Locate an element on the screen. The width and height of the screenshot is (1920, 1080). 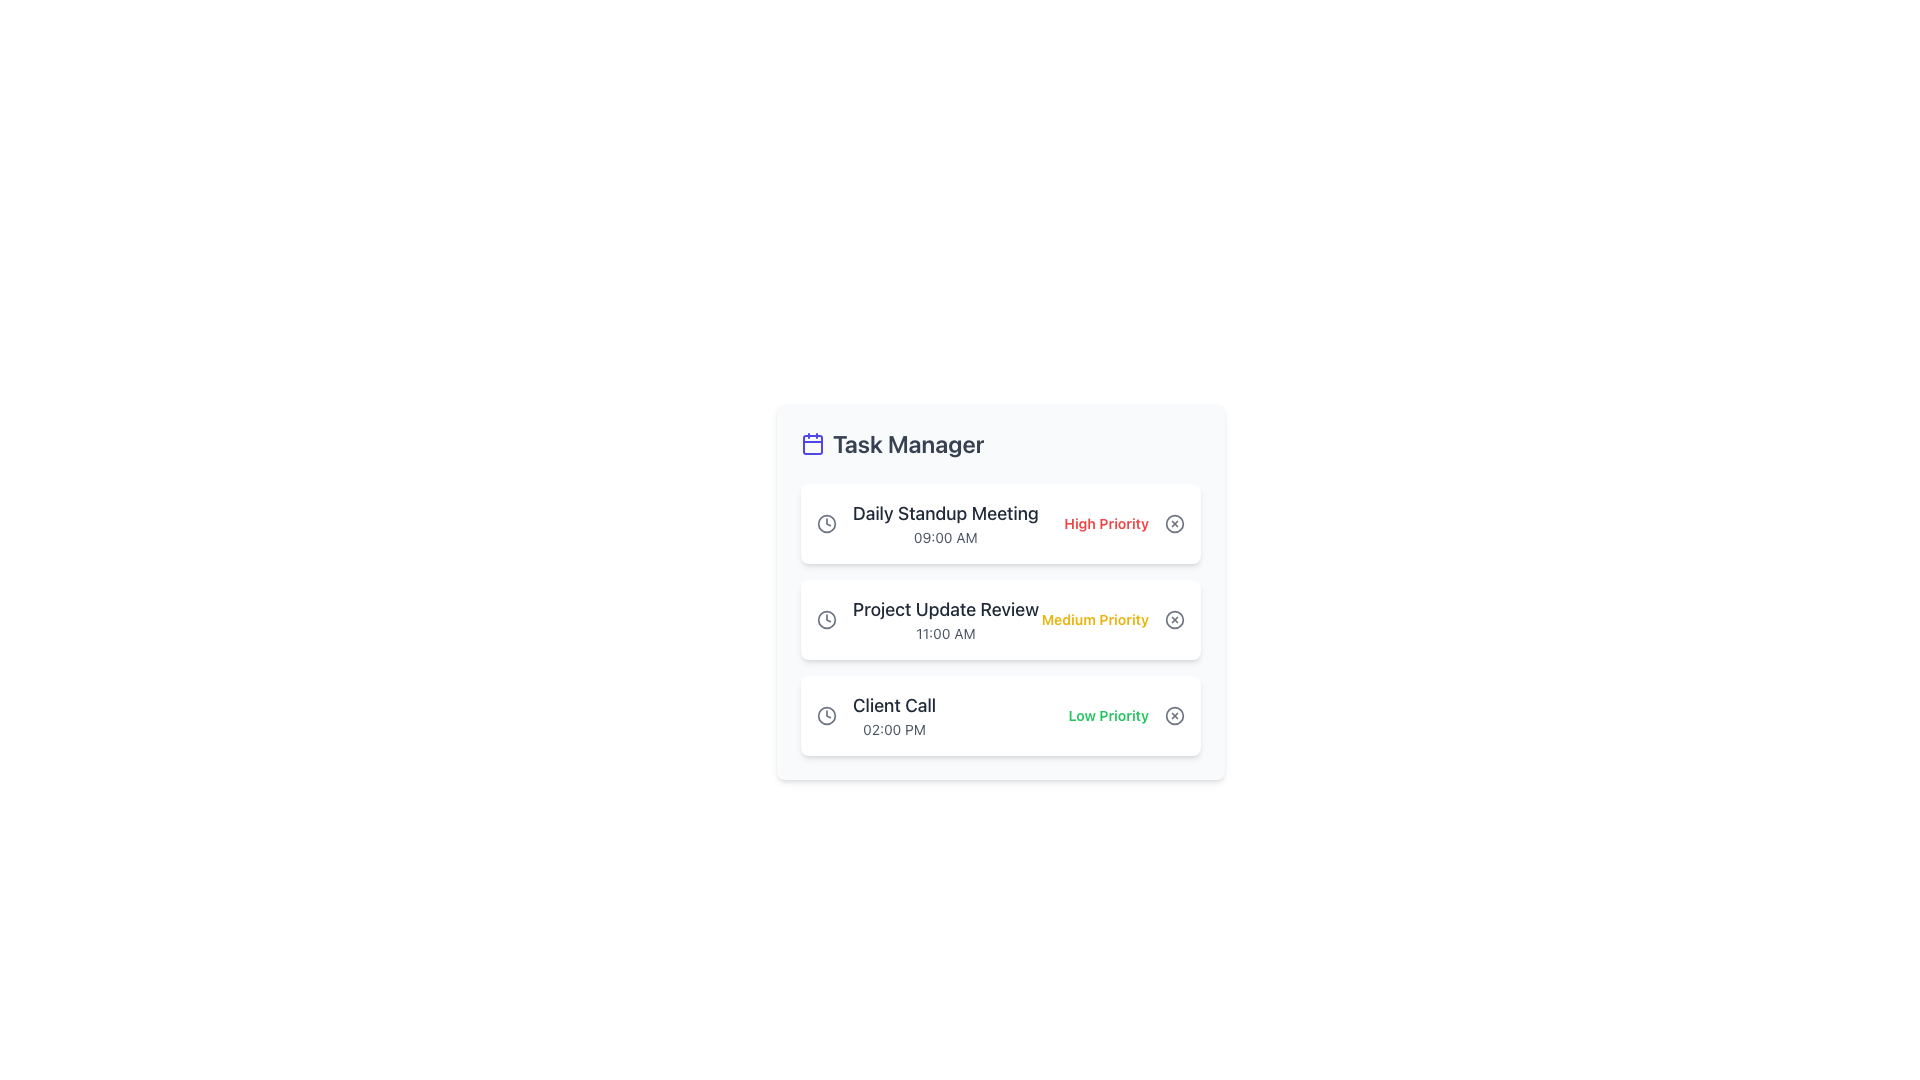
the Decorative Icon Component, which is a rounded square within the calendar icon located near the 'Task Manager' label is located at coordinates (812, 443).